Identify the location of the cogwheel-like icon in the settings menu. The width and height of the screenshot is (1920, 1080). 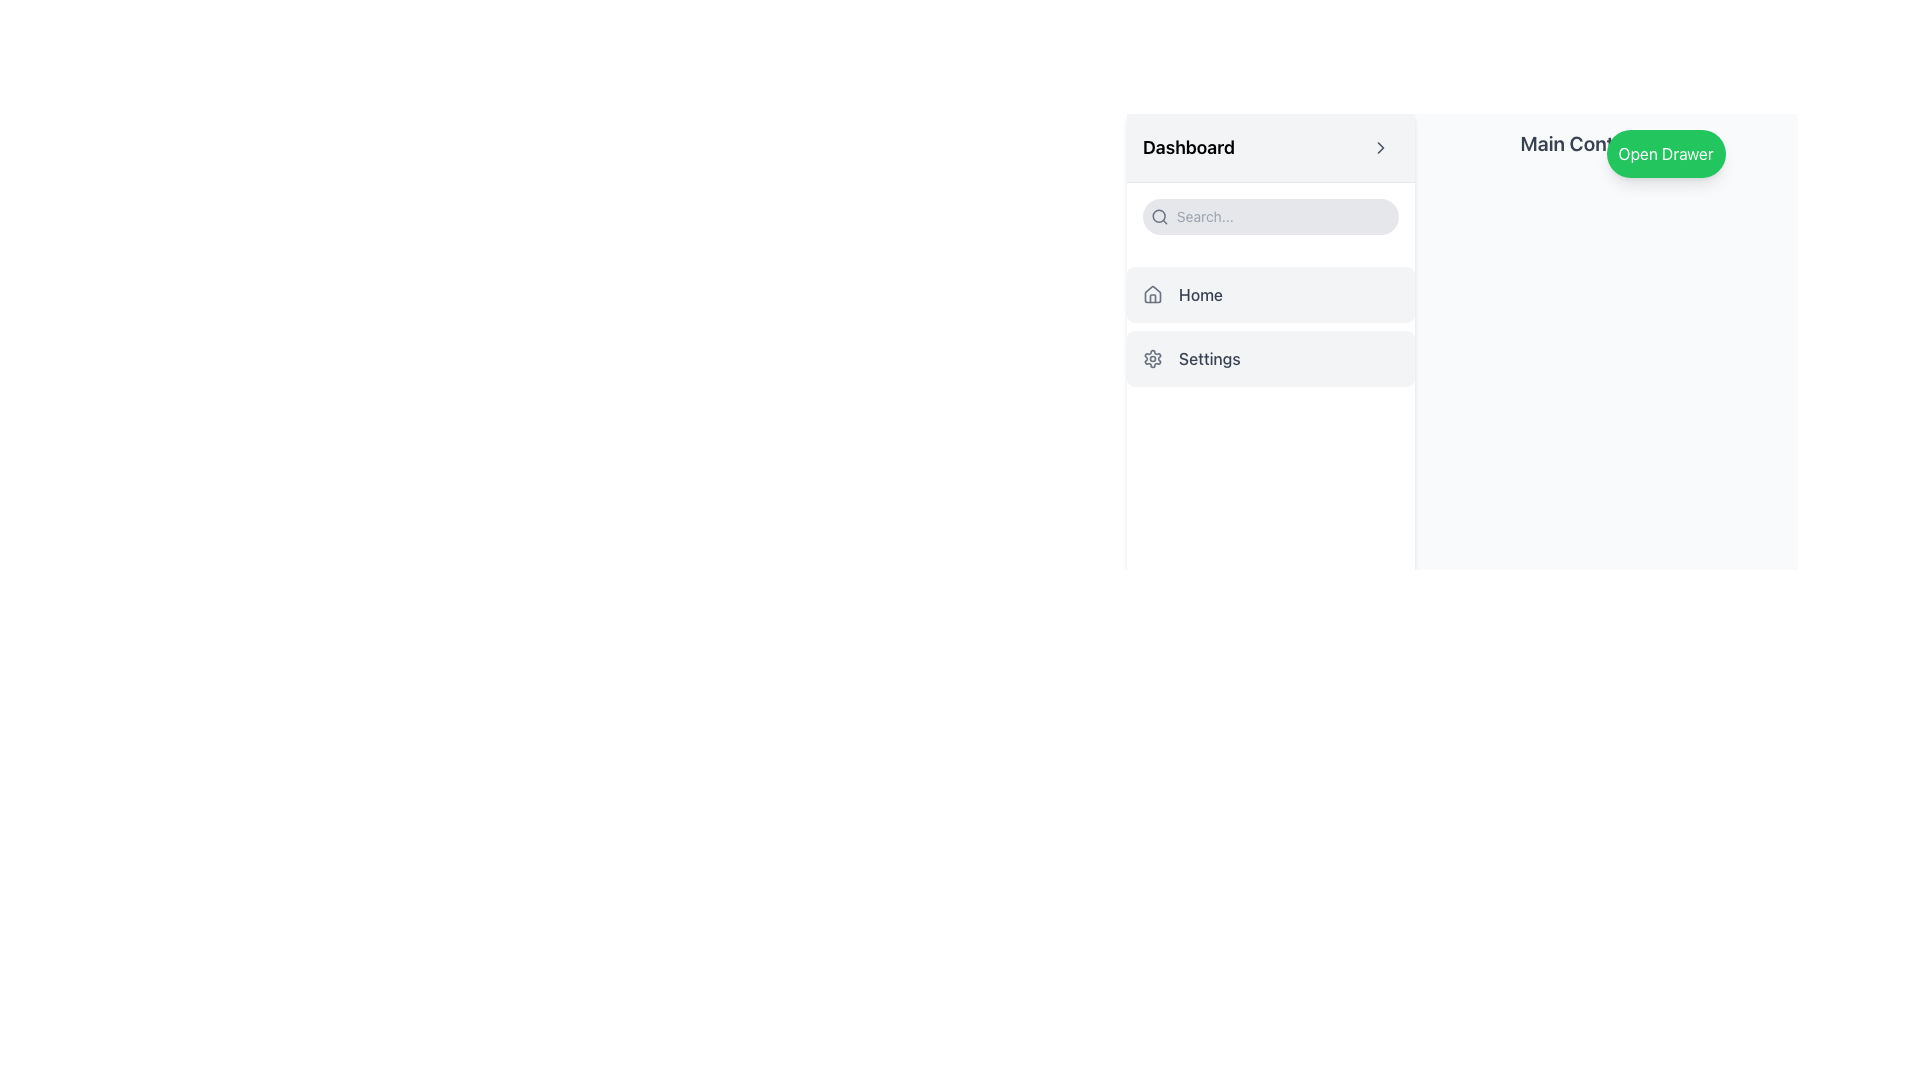
(1152, 357).